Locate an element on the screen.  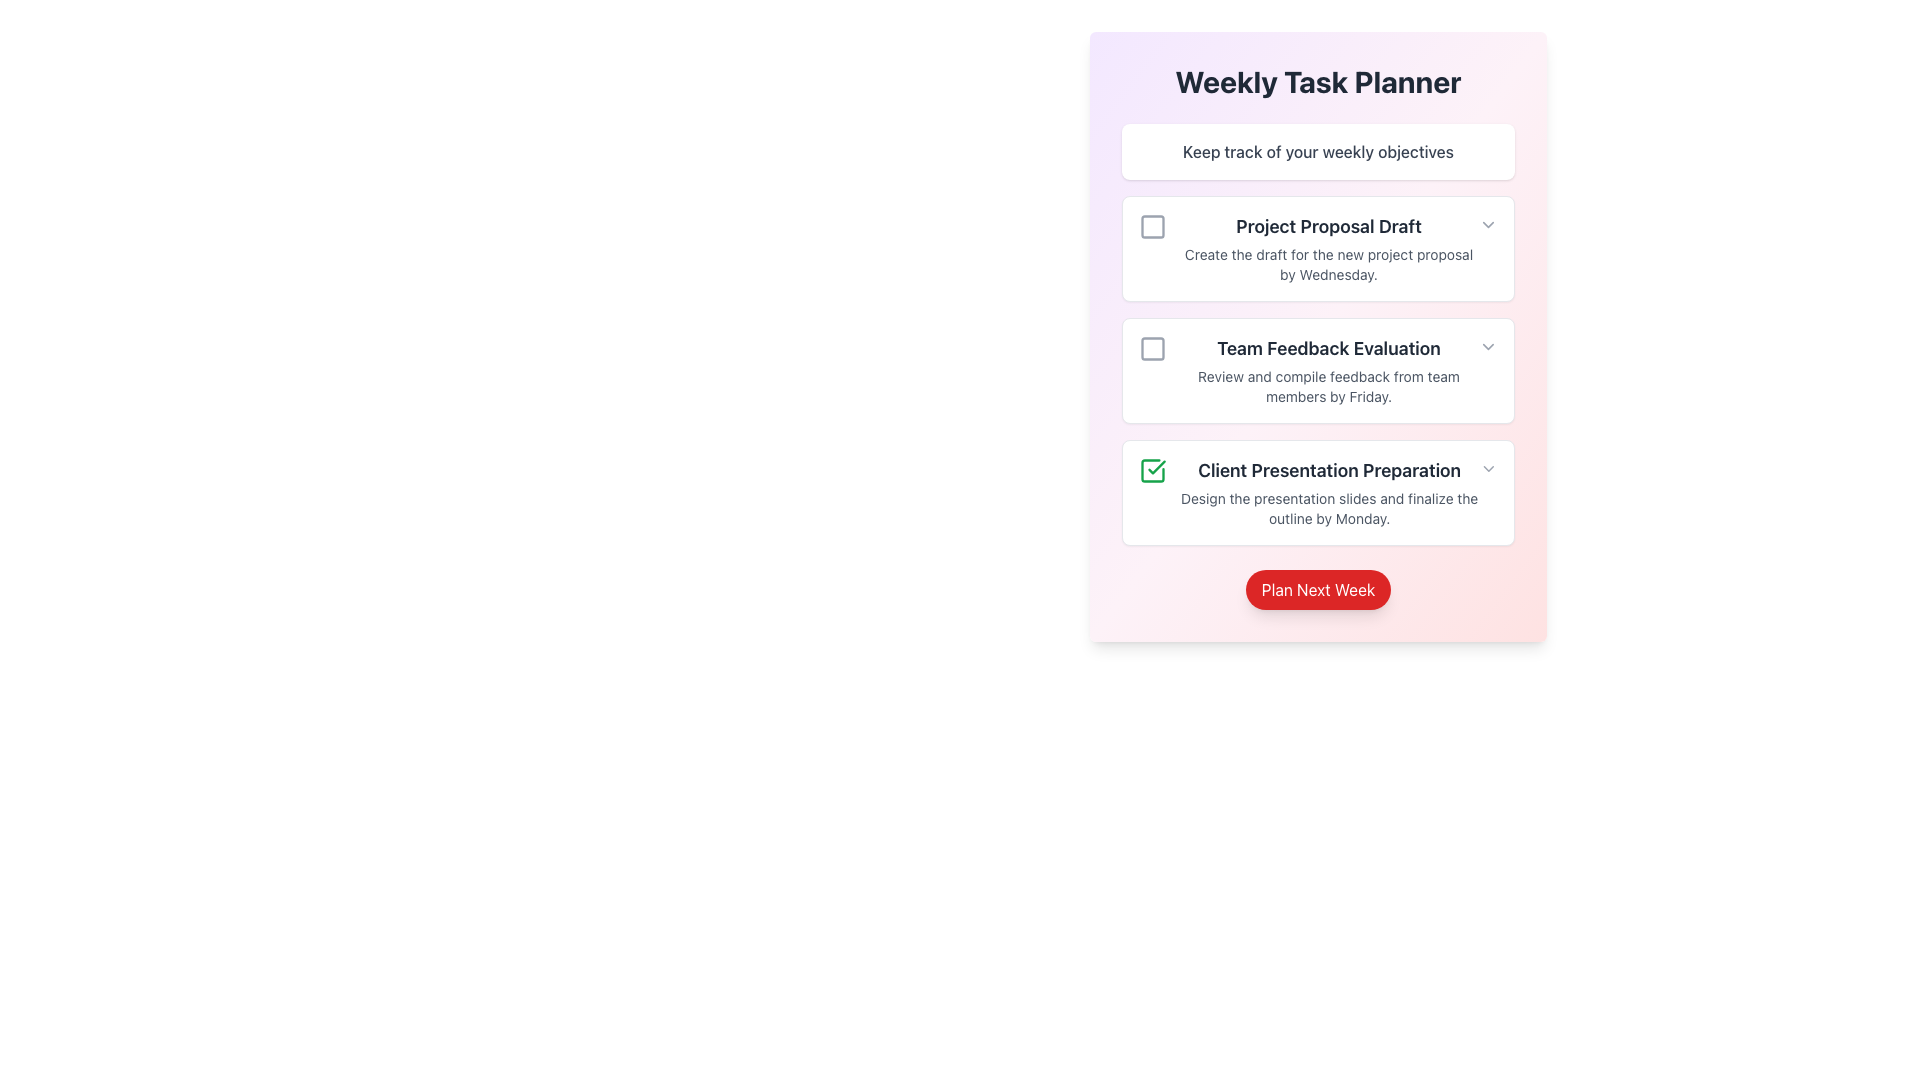
the text block that reads 'Keep track of your weekly objectives' in the 'Weekly Task Planner' card interface is located at coordinates (1318, 150).